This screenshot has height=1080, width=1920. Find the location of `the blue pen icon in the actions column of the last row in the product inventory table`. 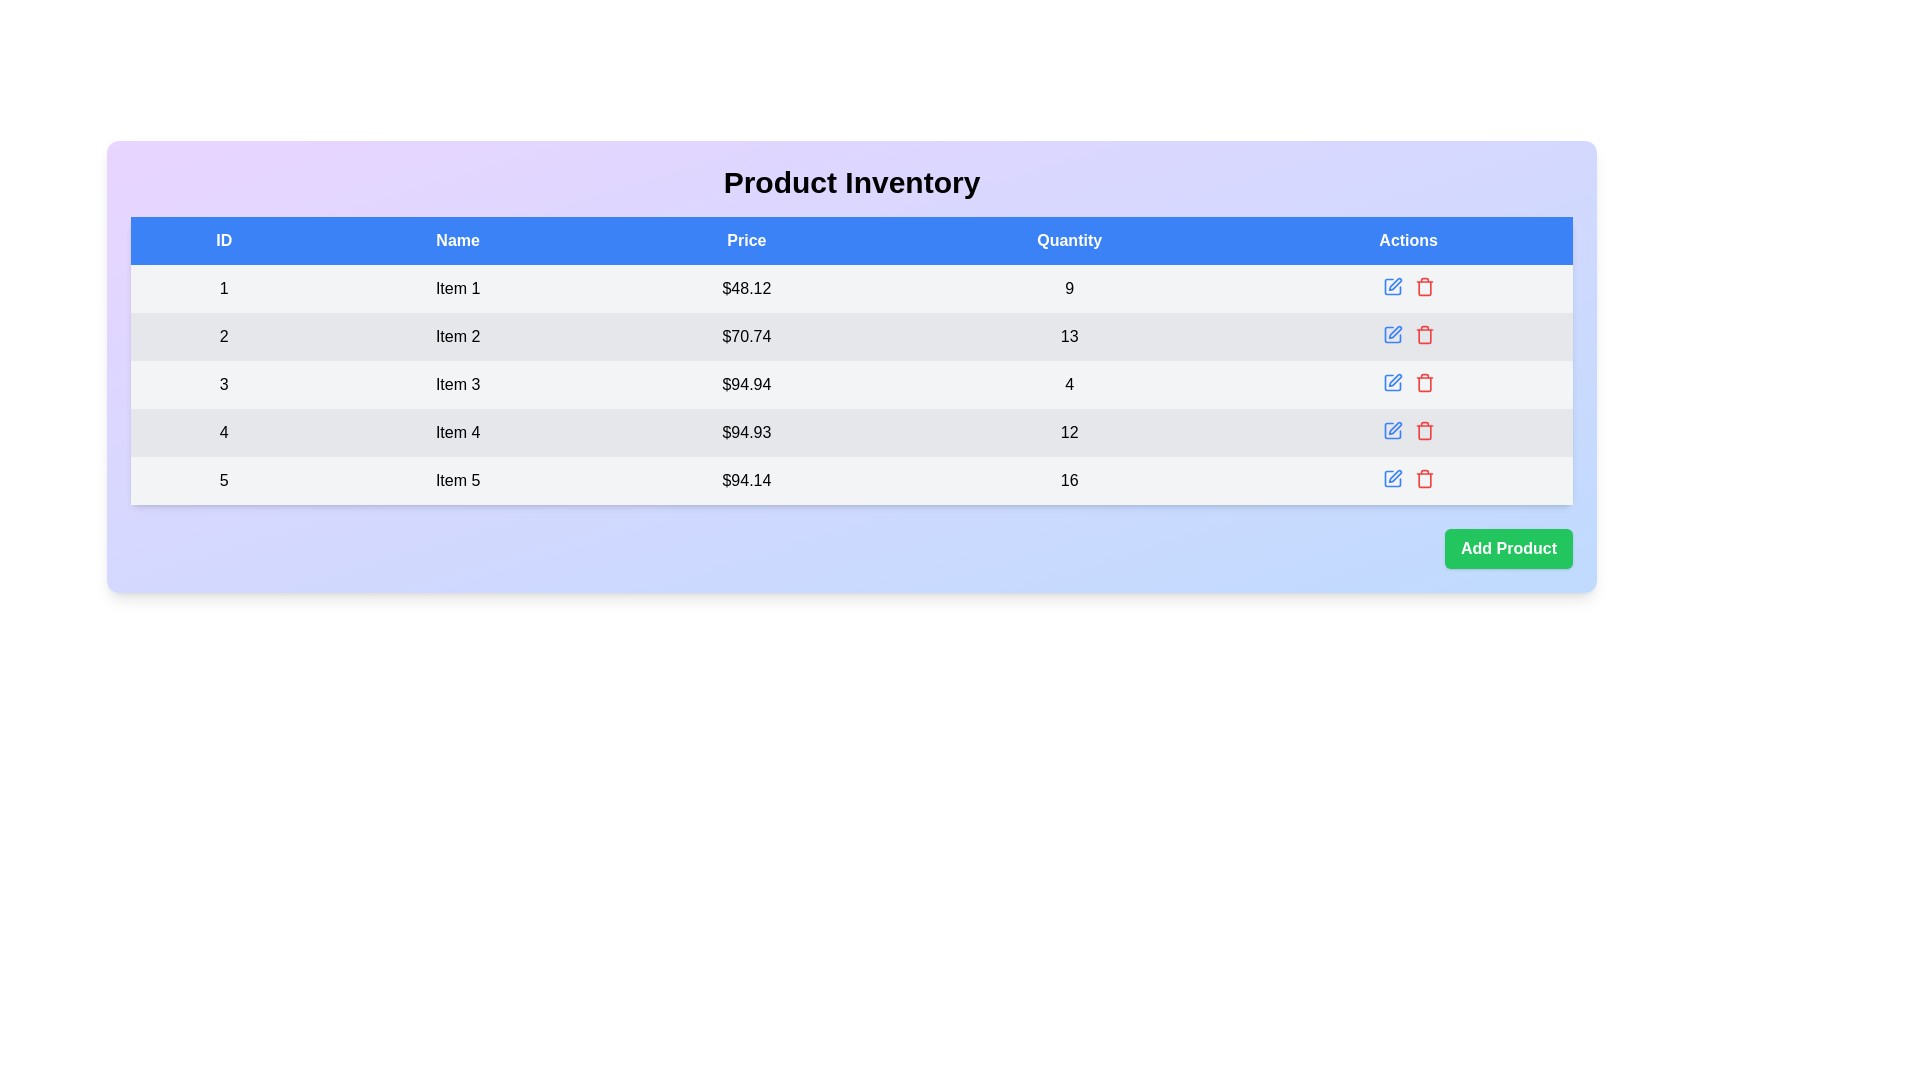

the blue pen icon in the actions column of the last row in the product inventory table is located at coordinates (1394, 476).